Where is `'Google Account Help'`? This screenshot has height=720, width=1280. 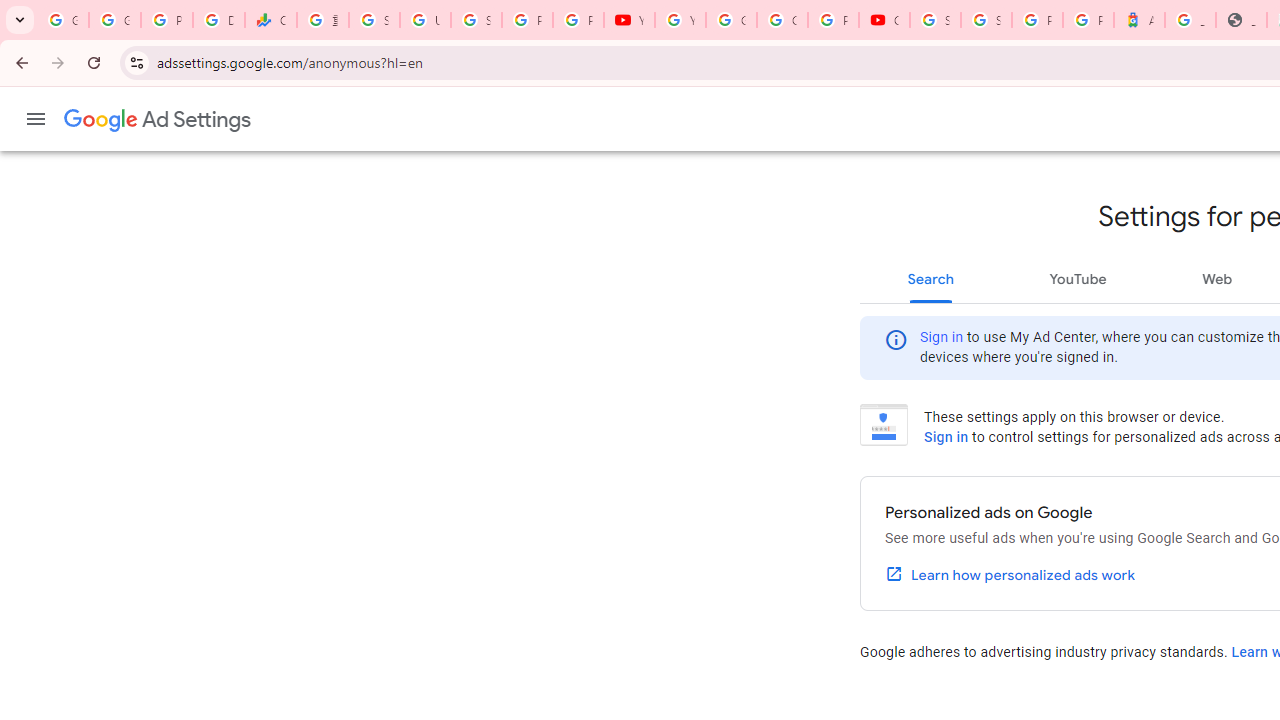 'Google Account Help' is located at coordinates (730, 20).